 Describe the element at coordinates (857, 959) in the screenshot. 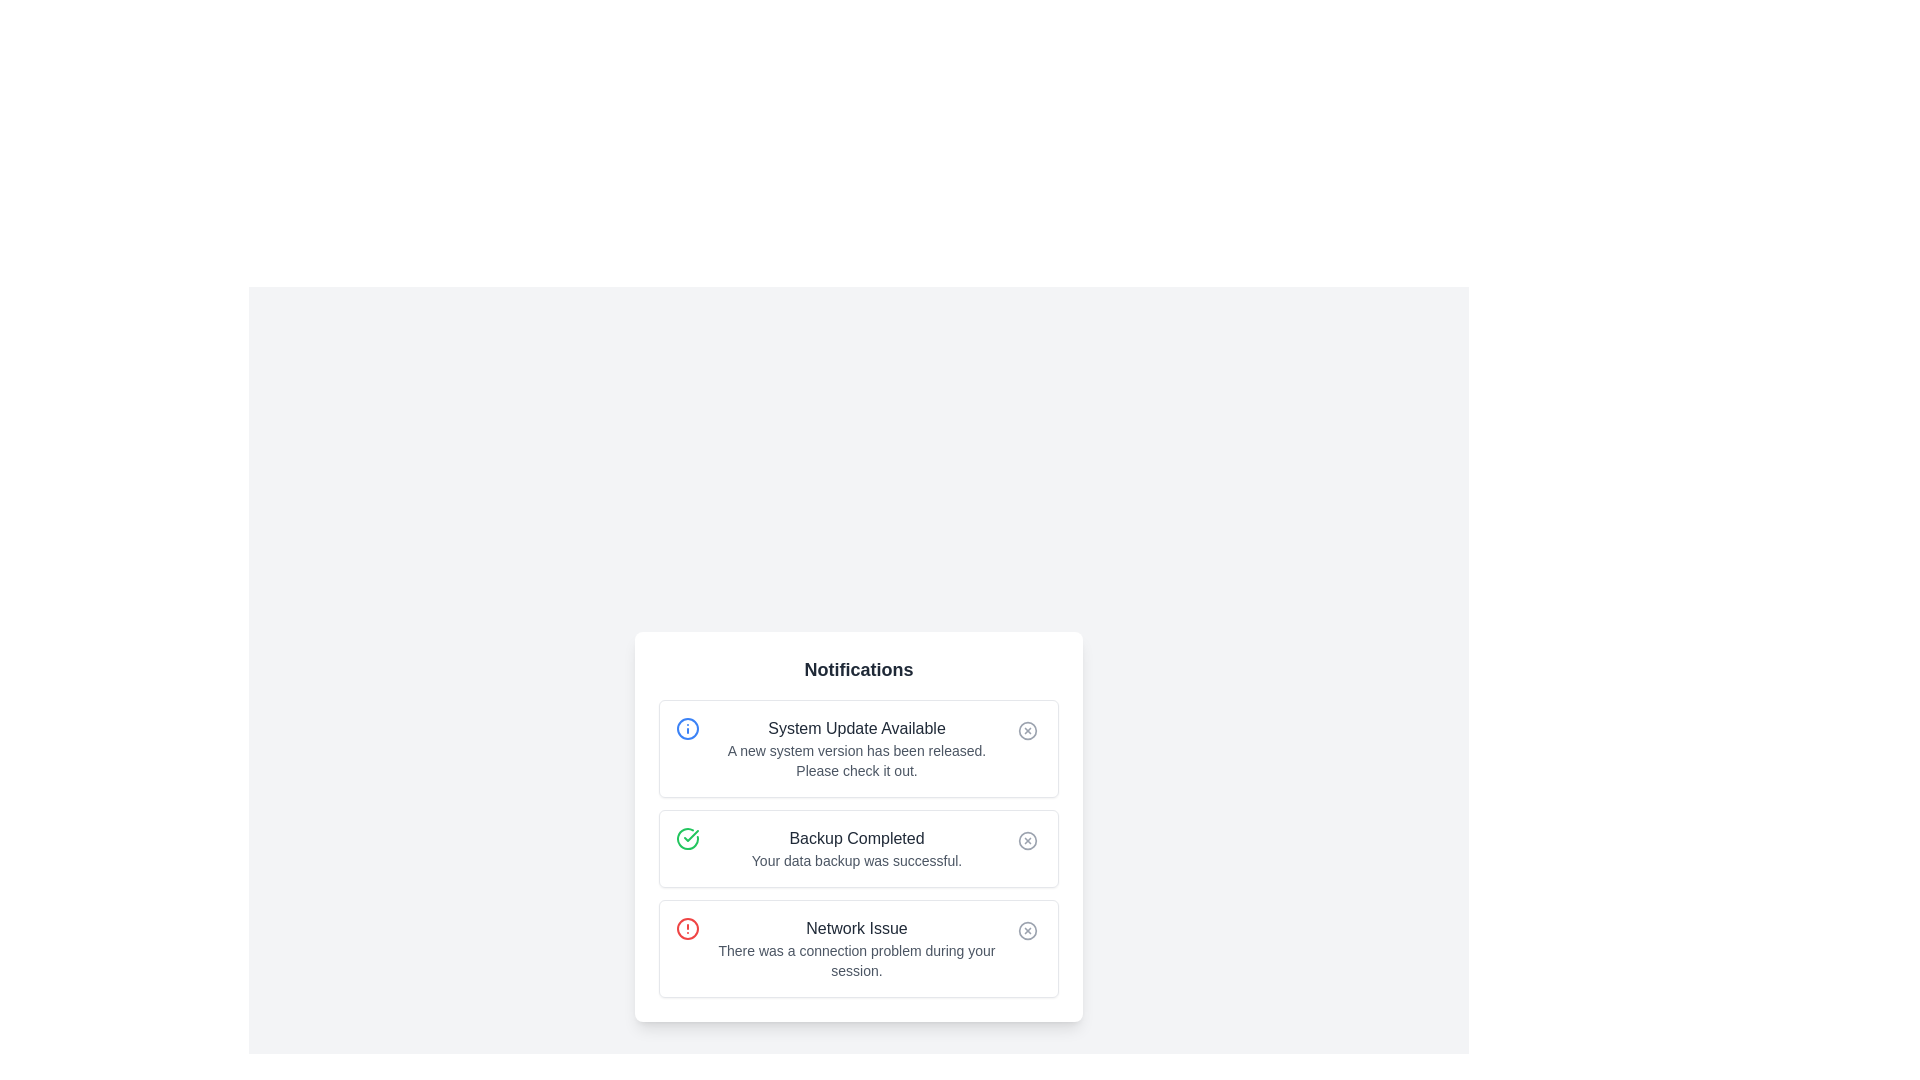

I see `static text element displaying the message 'There was a connection problem during your session.' located in the notification box below the title 'Network Issue'` at that location.